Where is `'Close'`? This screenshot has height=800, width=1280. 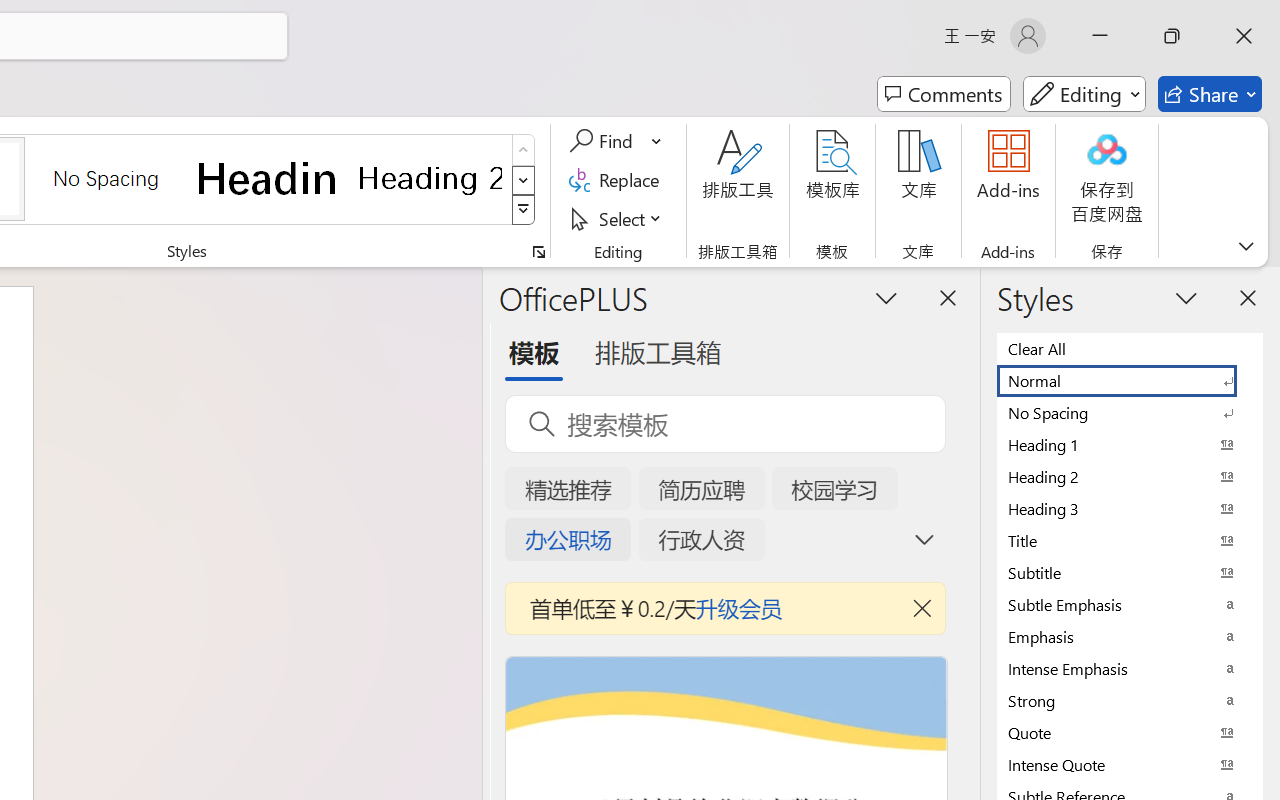
'Close' is located at coordinates (1243, 35).